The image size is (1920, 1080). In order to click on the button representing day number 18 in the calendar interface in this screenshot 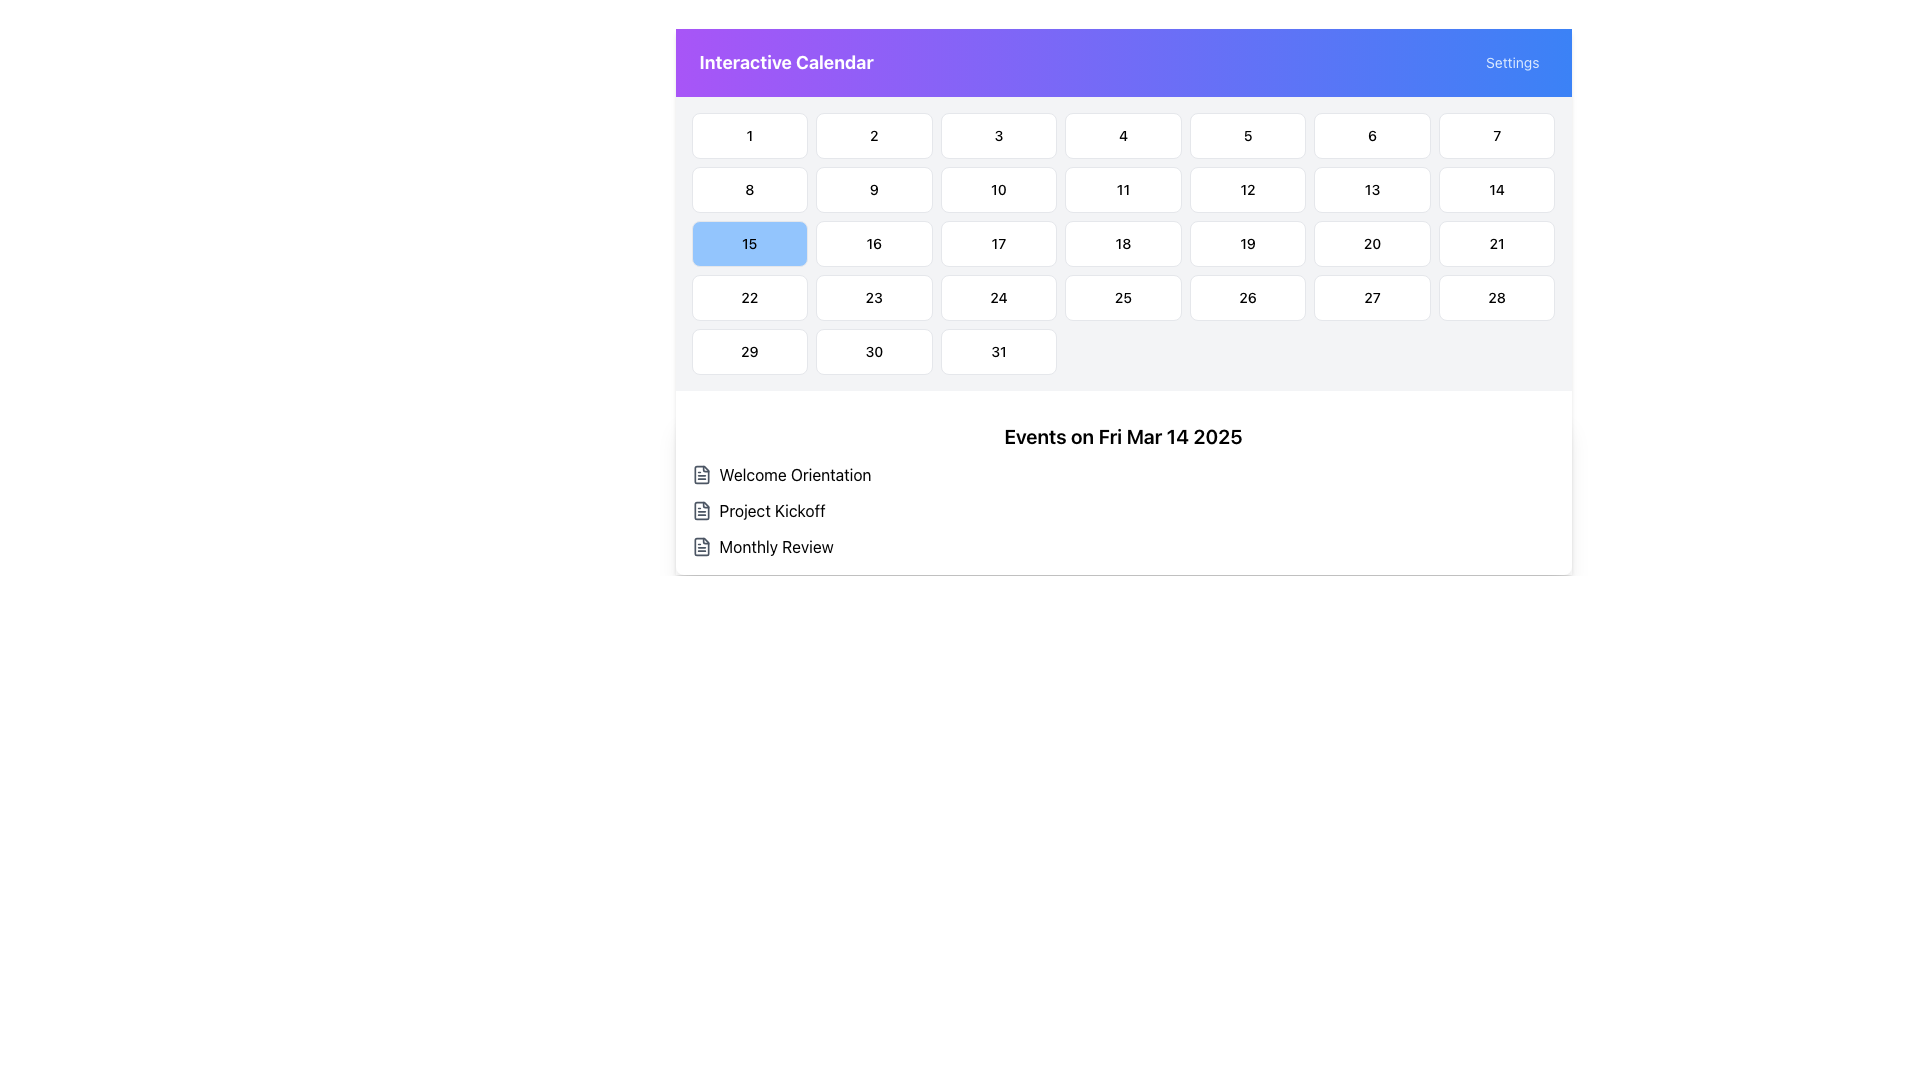, I will do `click(1123, 242)`.